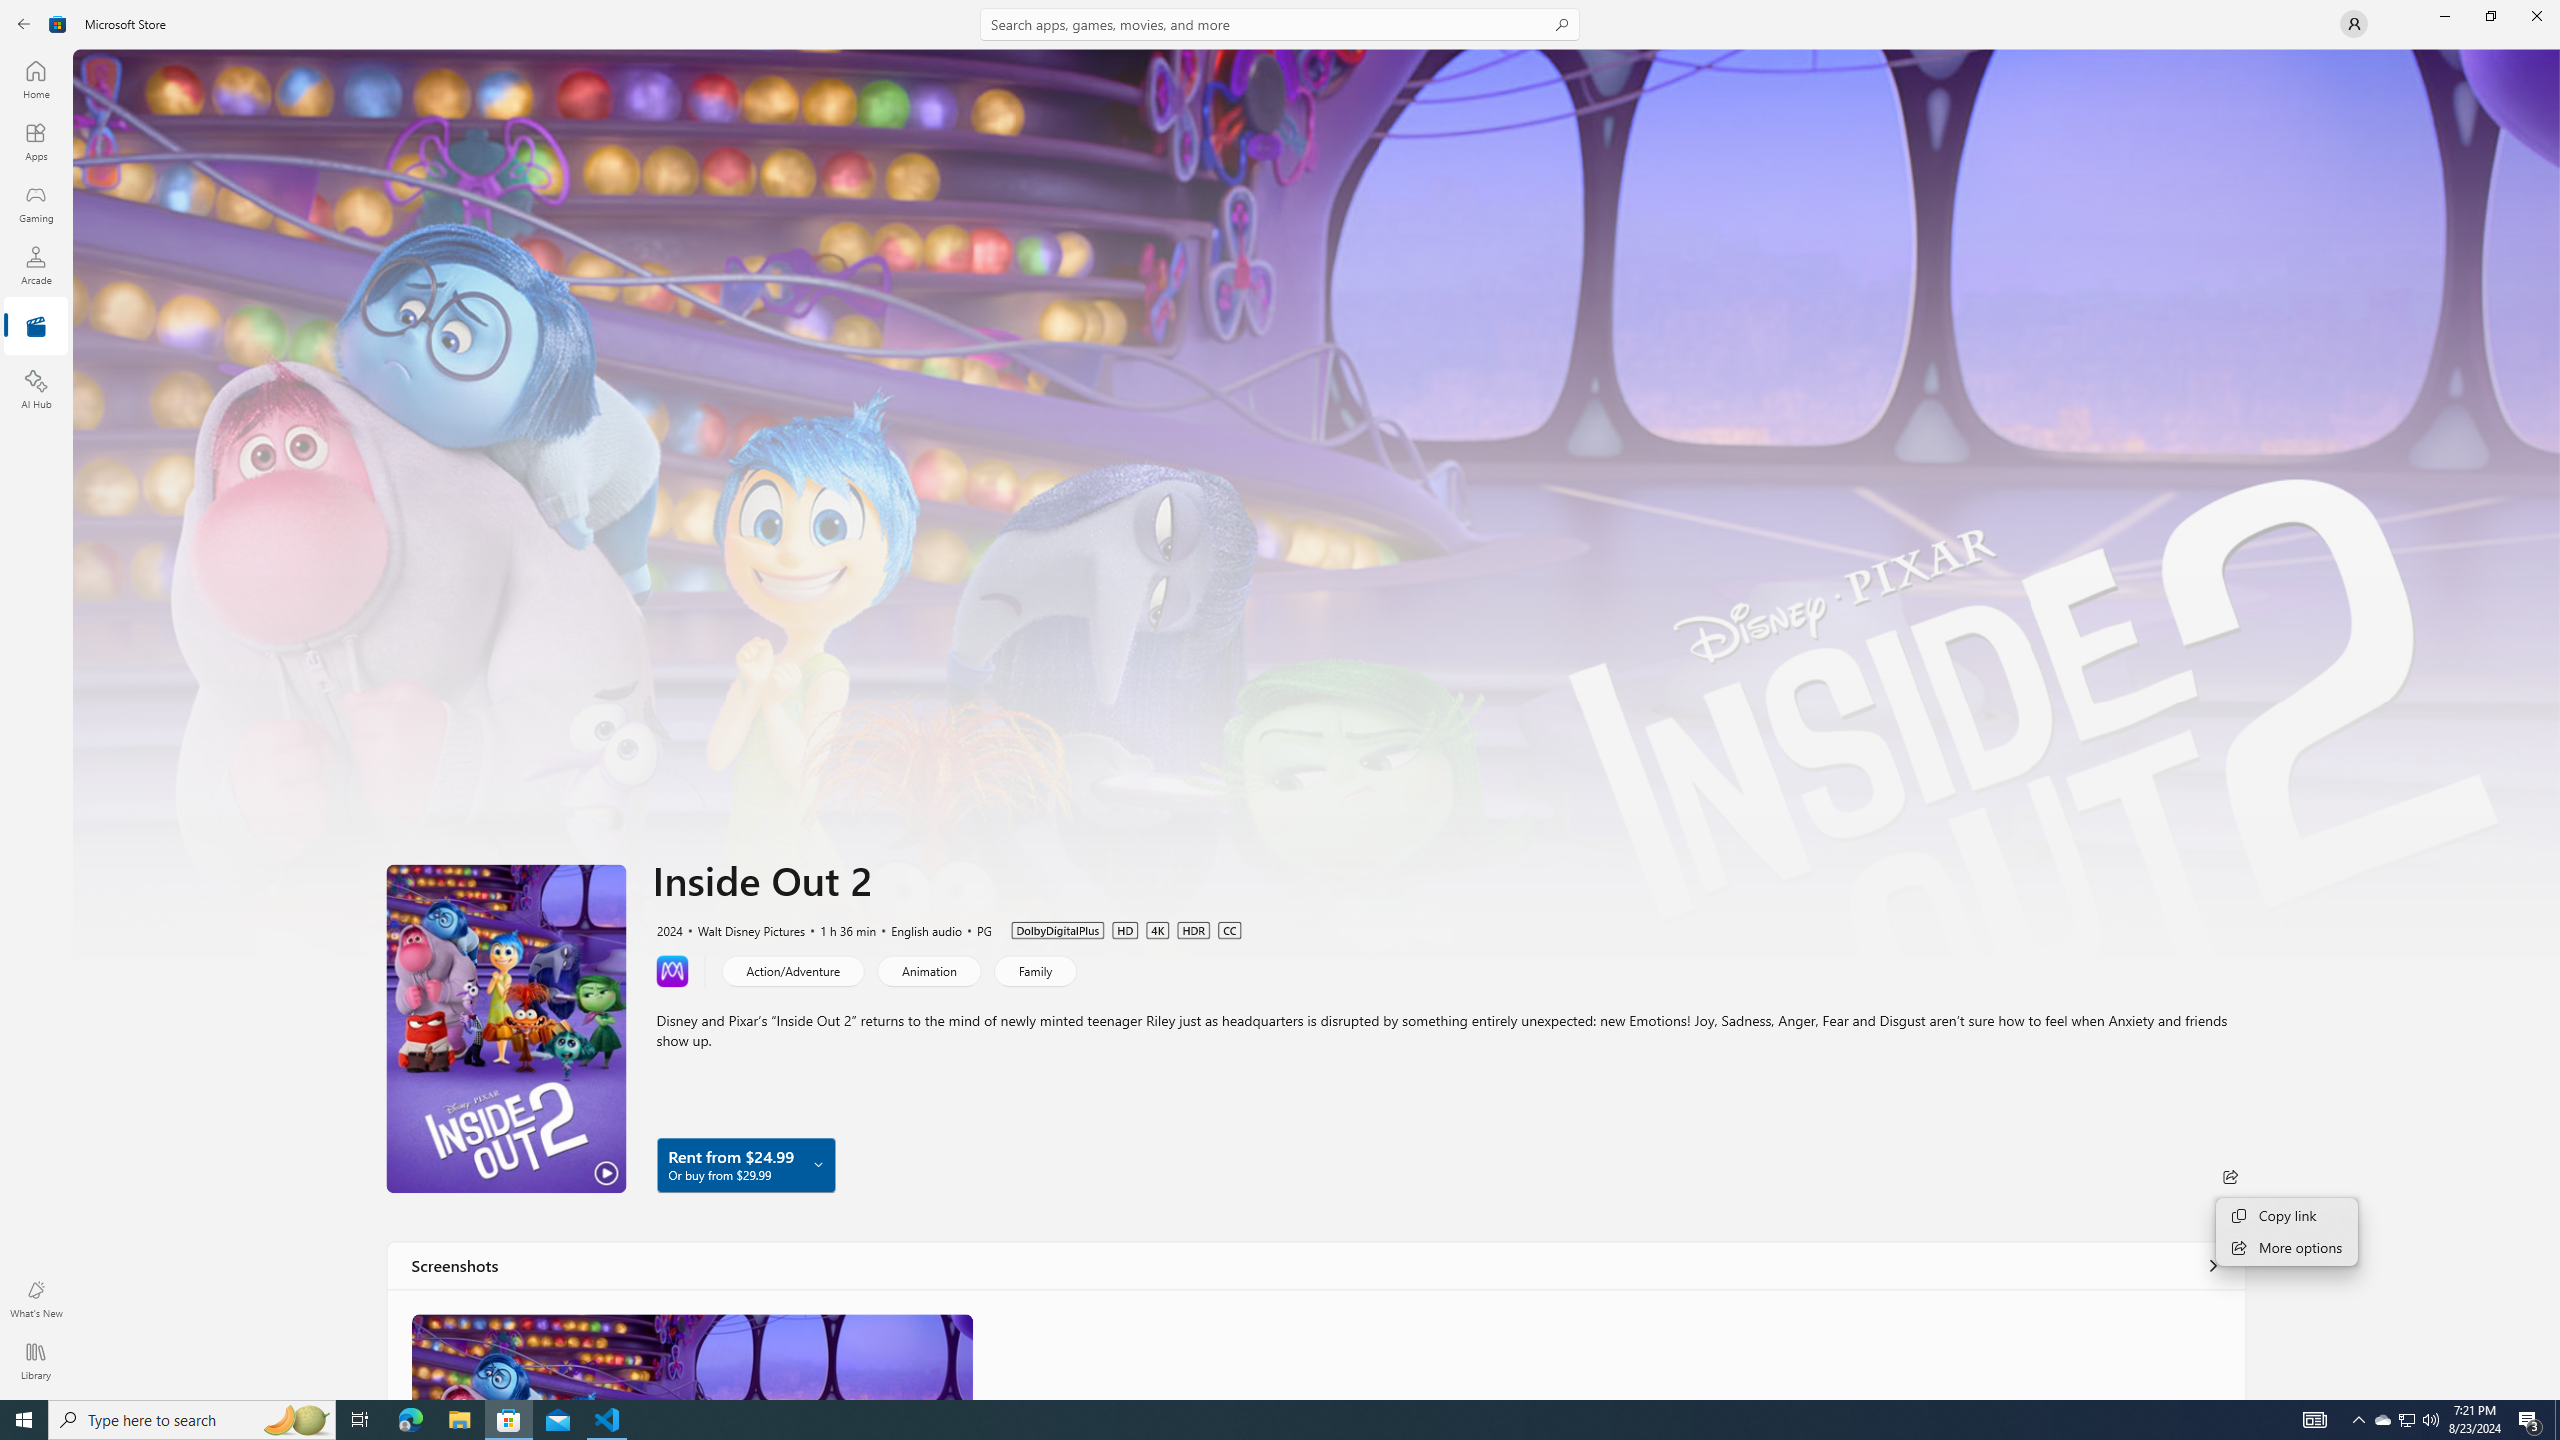  What do you see at coordinates (34, 1298) in the screenshot?
I see `'What'` at bounding box center [34, 1298].